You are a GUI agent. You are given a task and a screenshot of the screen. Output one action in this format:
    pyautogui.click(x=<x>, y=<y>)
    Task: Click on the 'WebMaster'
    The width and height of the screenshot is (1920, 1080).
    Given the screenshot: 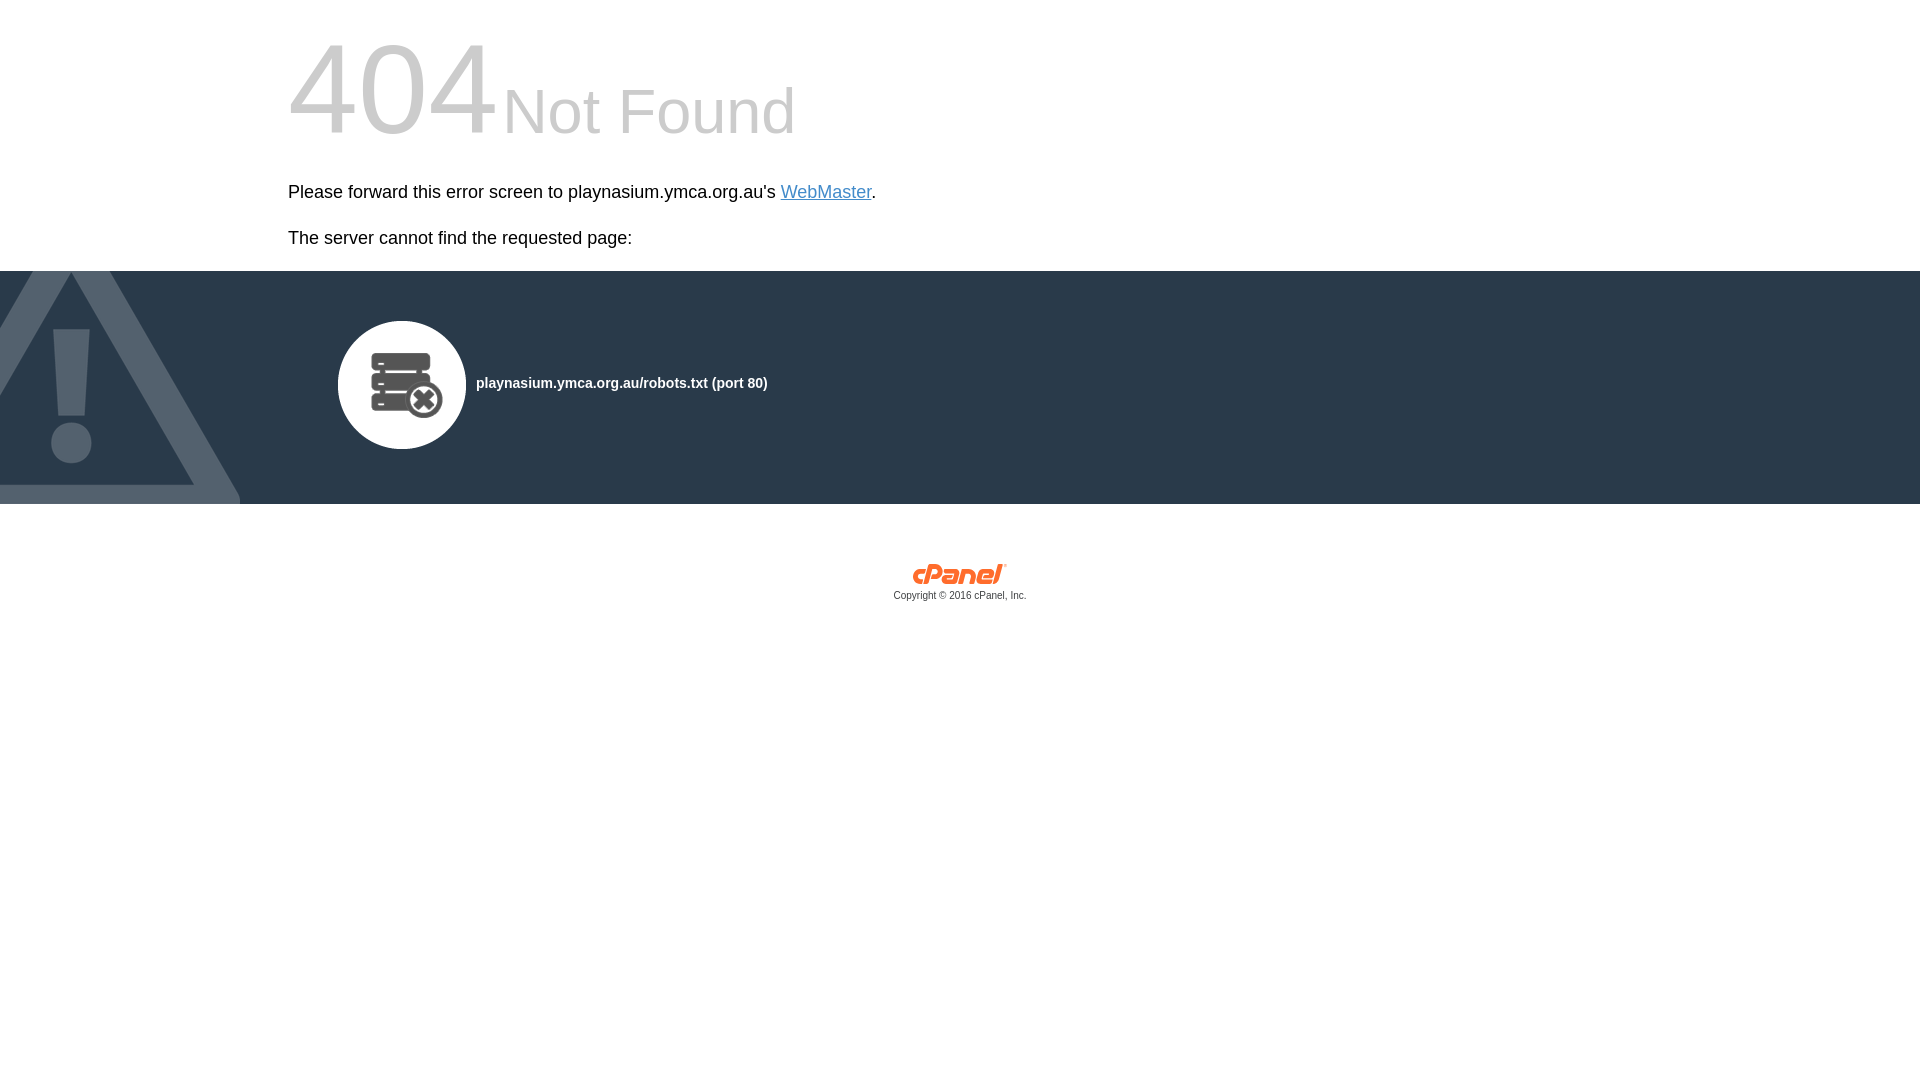 What is the action you would take?
    pyautogui.click(x=780, y=192)
    